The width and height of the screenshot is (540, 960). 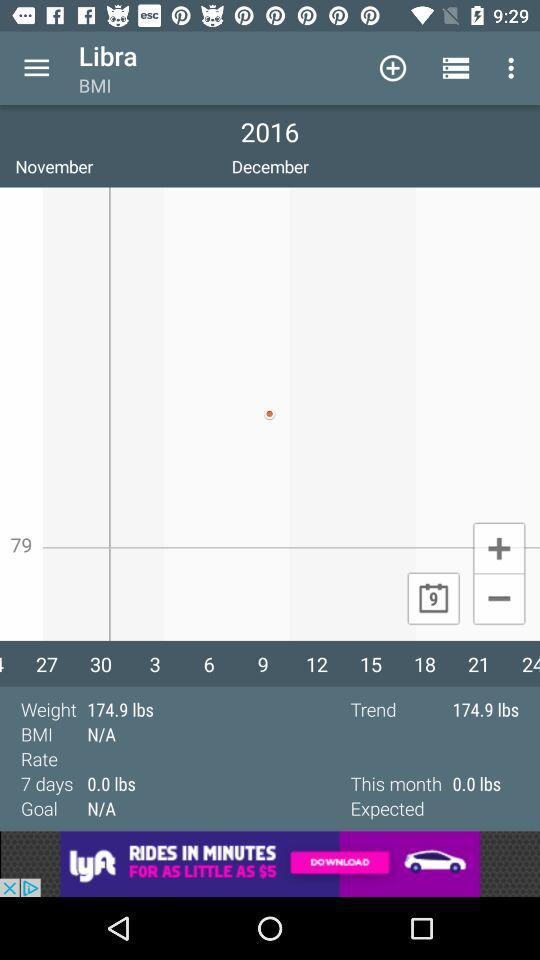 I want to click on open menu, so click(x=36, y=68).